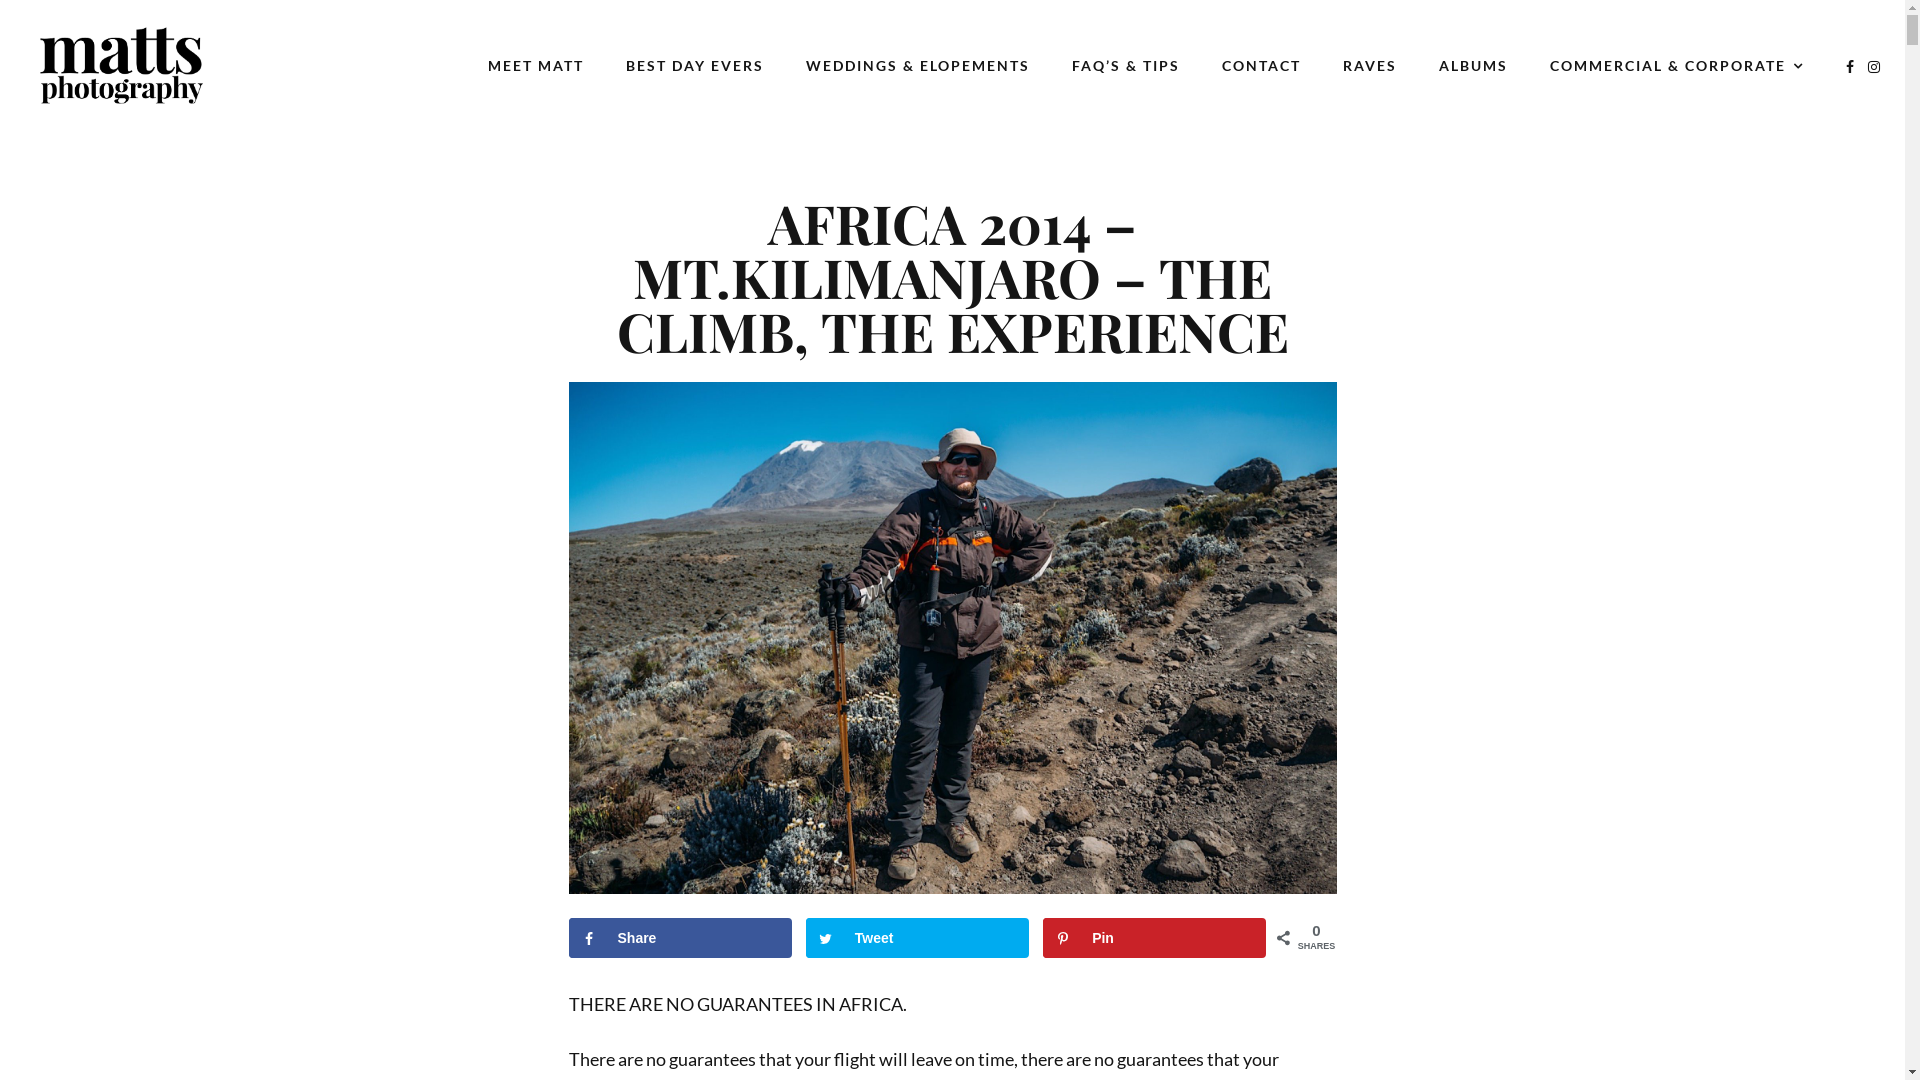  I want to click on 'Share', so click(679, 937).